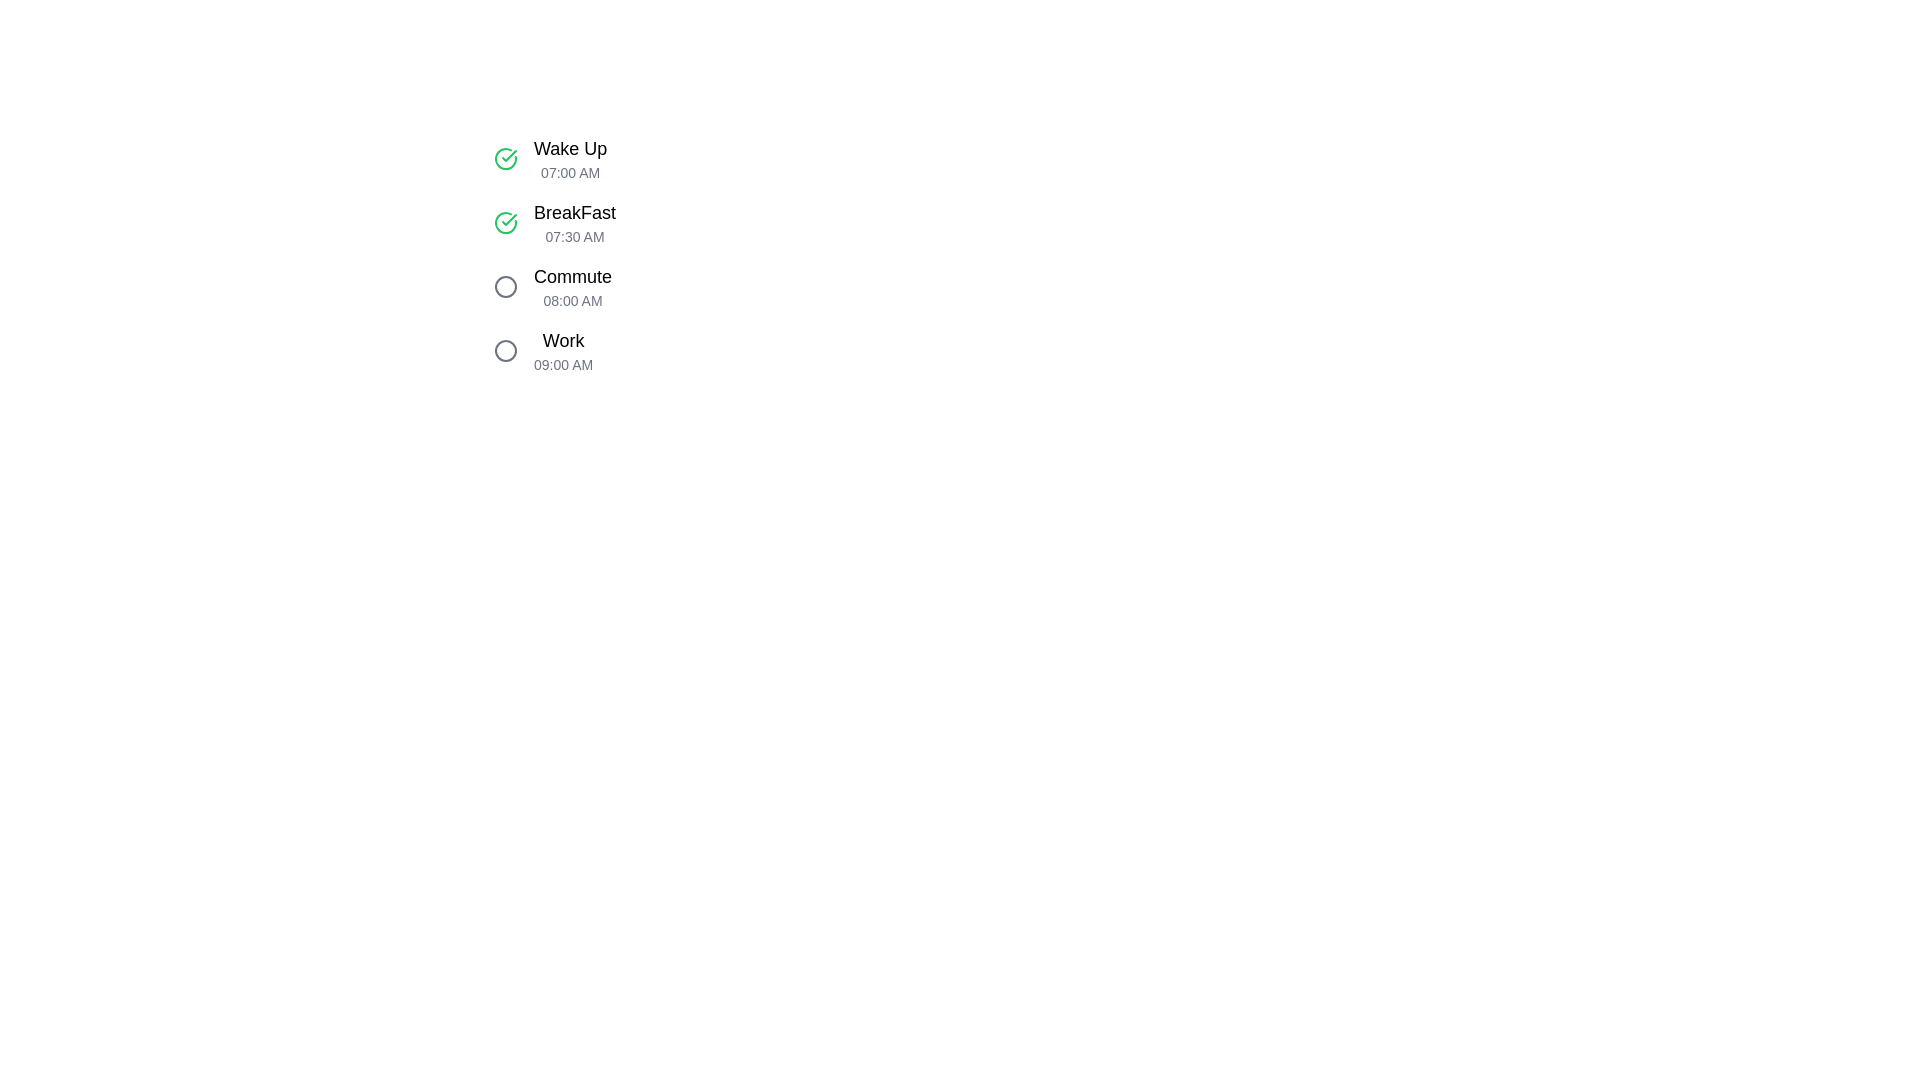  What do you see at coordinates (505, 157) in the screenshot?
I see `the first icon in the vertical list that indicates the completion status of 'Wake Up' at '07:00 AM' to mark it as incomplete` at bounding box center [505, 157].